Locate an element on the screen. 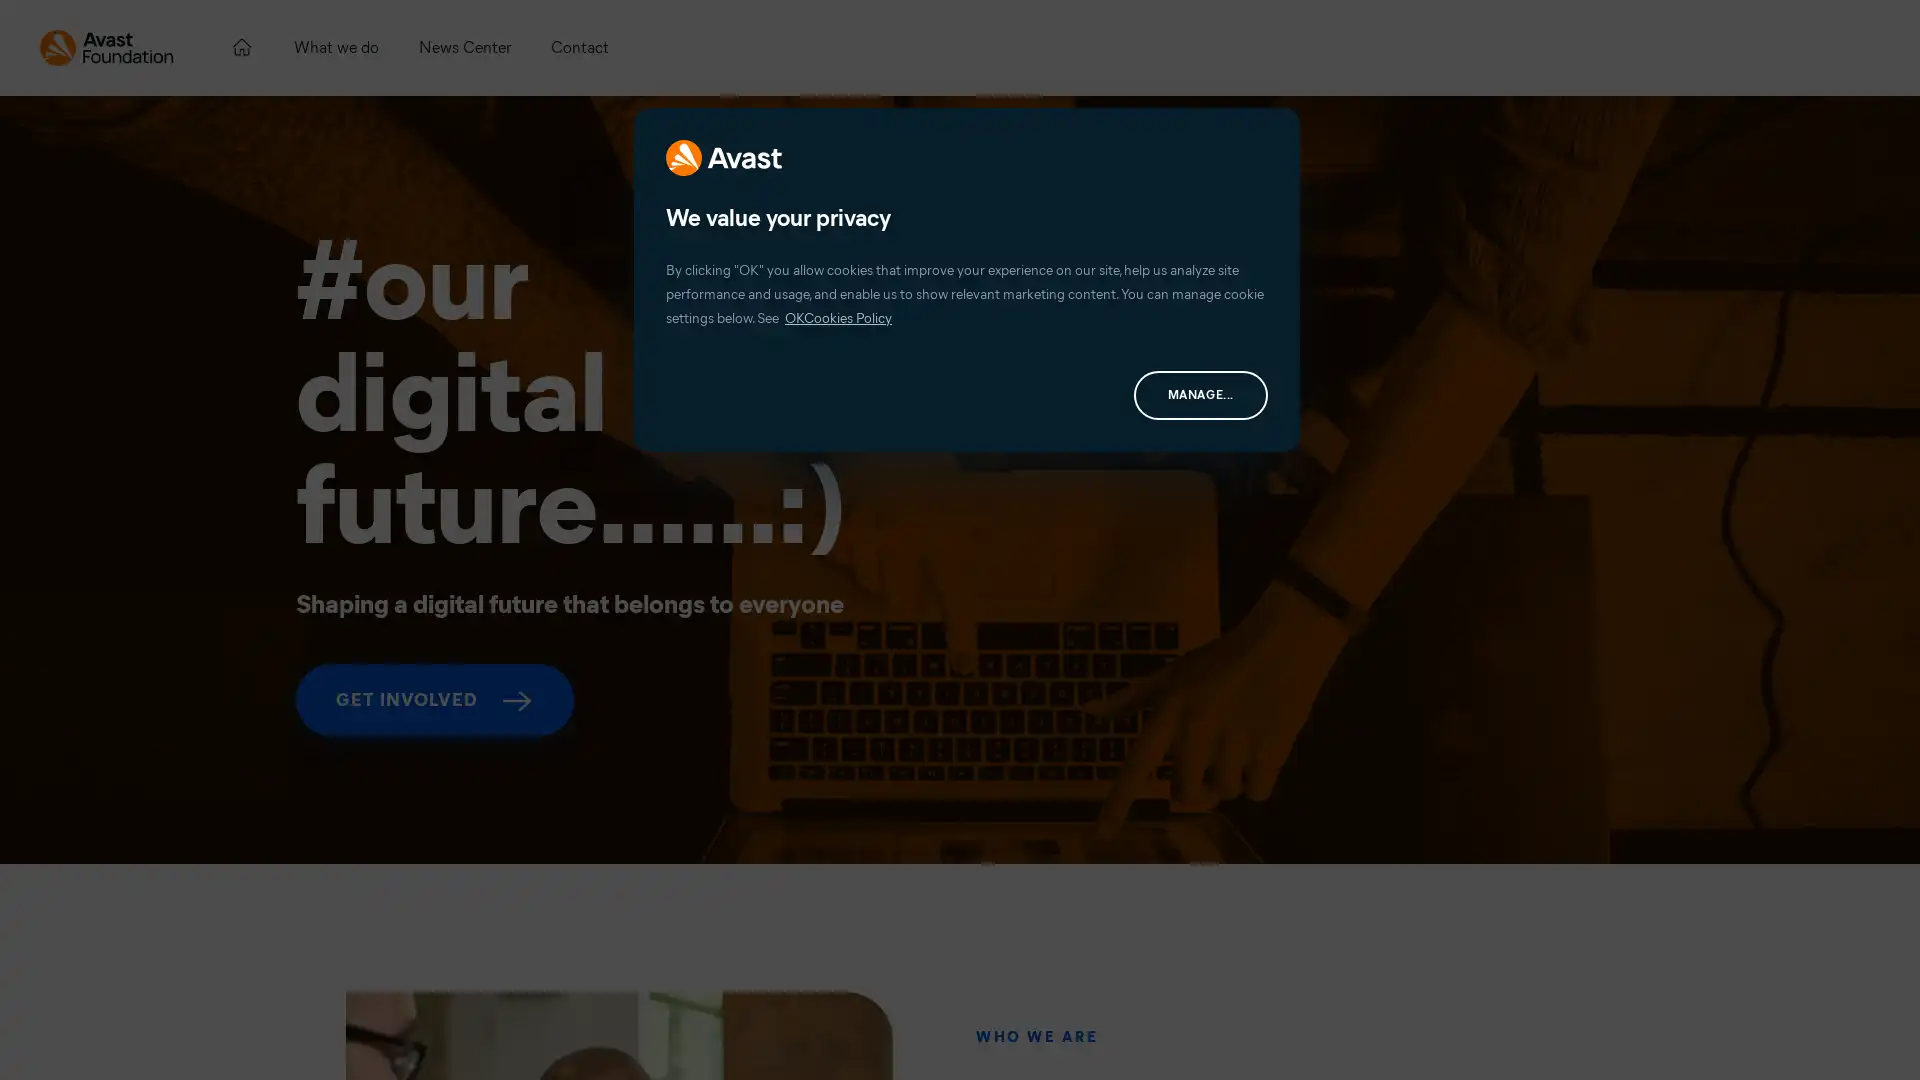 Image resolution: width=1920 pixels, height=1080 pixels. MANAGE... is located at coordinates (1200, 394).